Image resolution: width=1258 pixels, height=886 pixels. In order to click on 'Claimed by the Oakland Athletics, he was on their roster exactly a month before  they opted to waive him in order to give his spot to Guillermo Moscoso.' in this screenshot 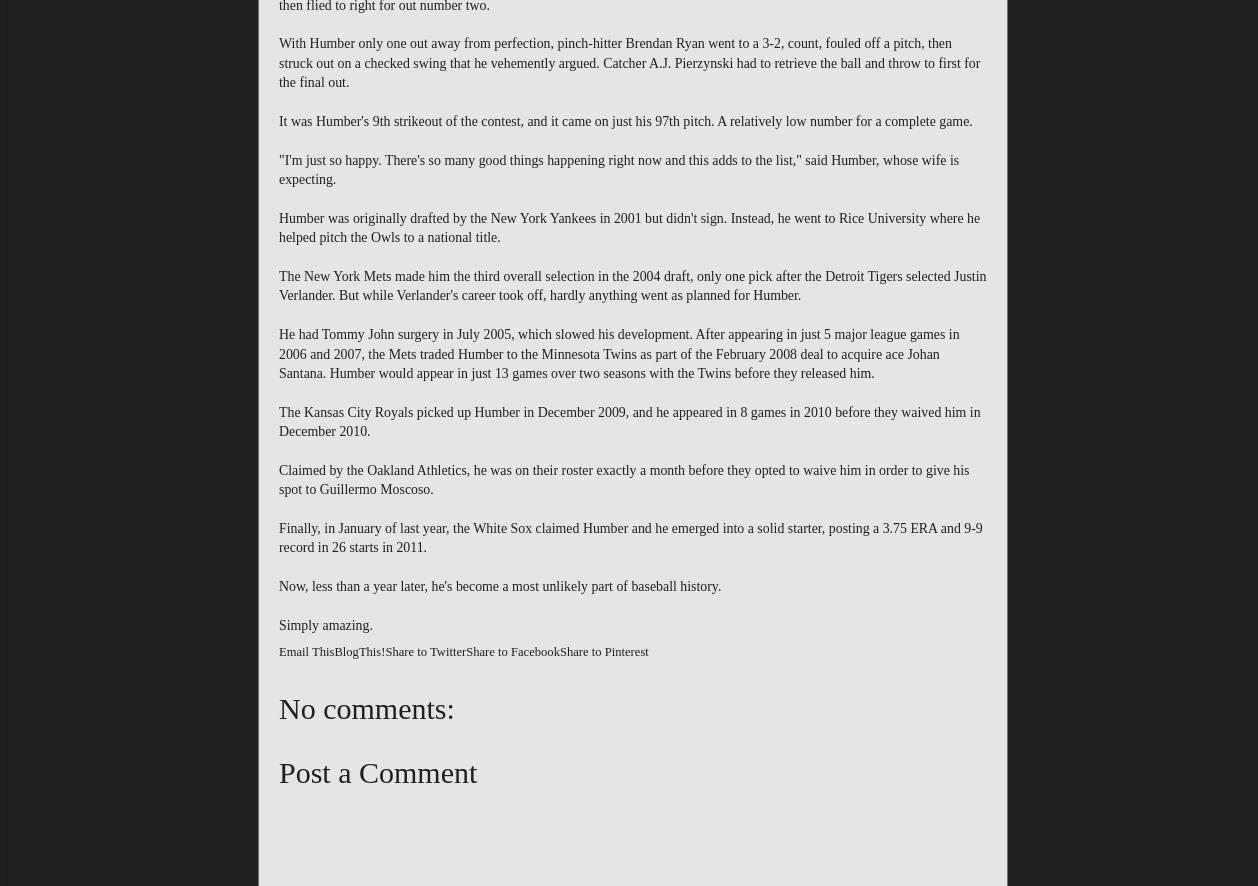, I will do `click(622, 479)`.